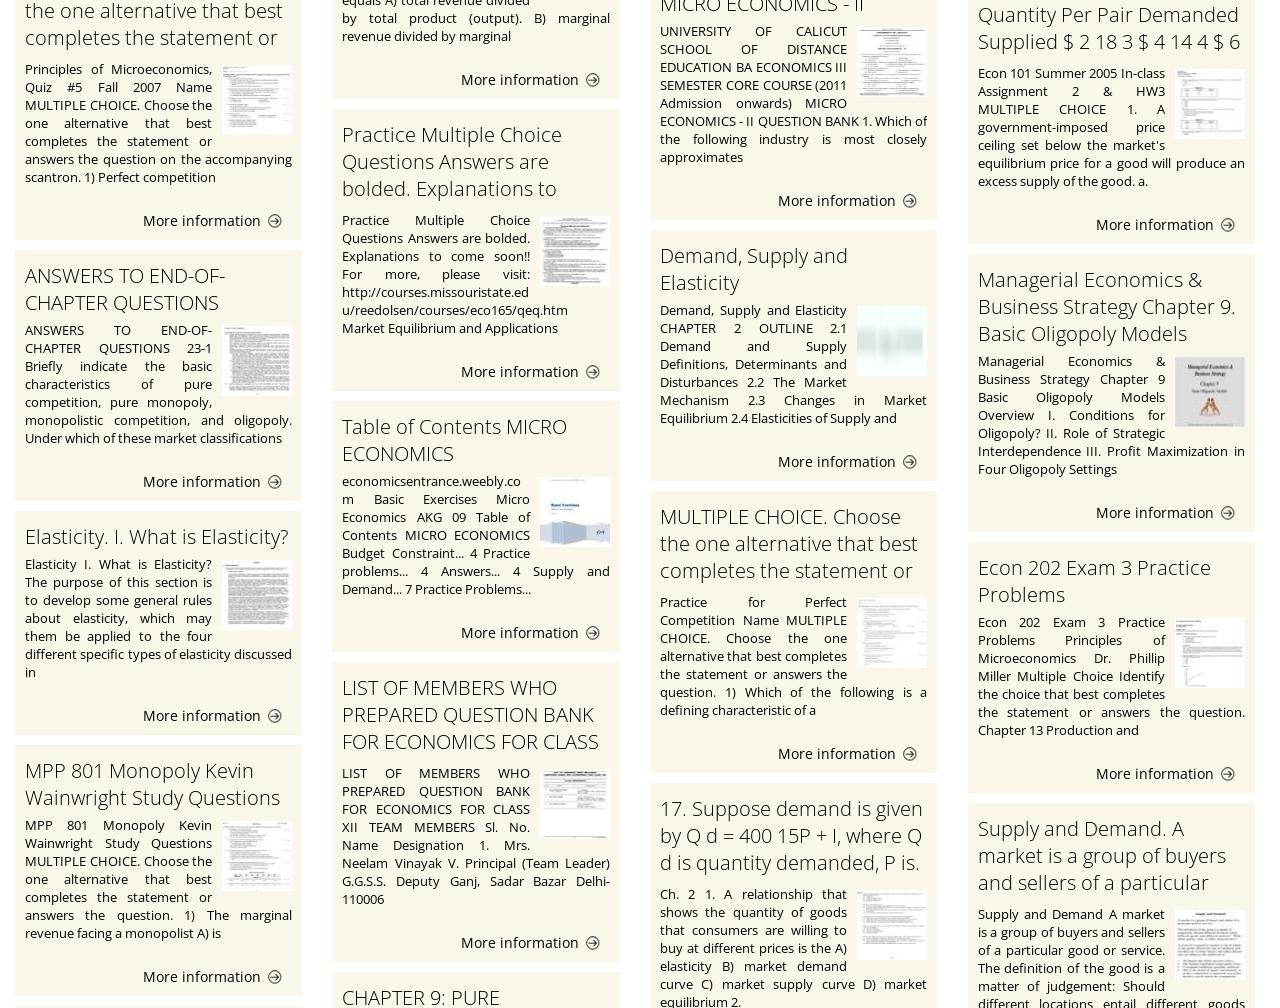 This screenshot has height=1008, width=1280. Describe the element at coordinates (157, 618) in the screenshot. I see `'Elasticity I. What is Elasticity? The purpose of this section is to develop some general rules about elasticity, which may them be applied to the four different specific types of elasticity discussed in'` at that location.